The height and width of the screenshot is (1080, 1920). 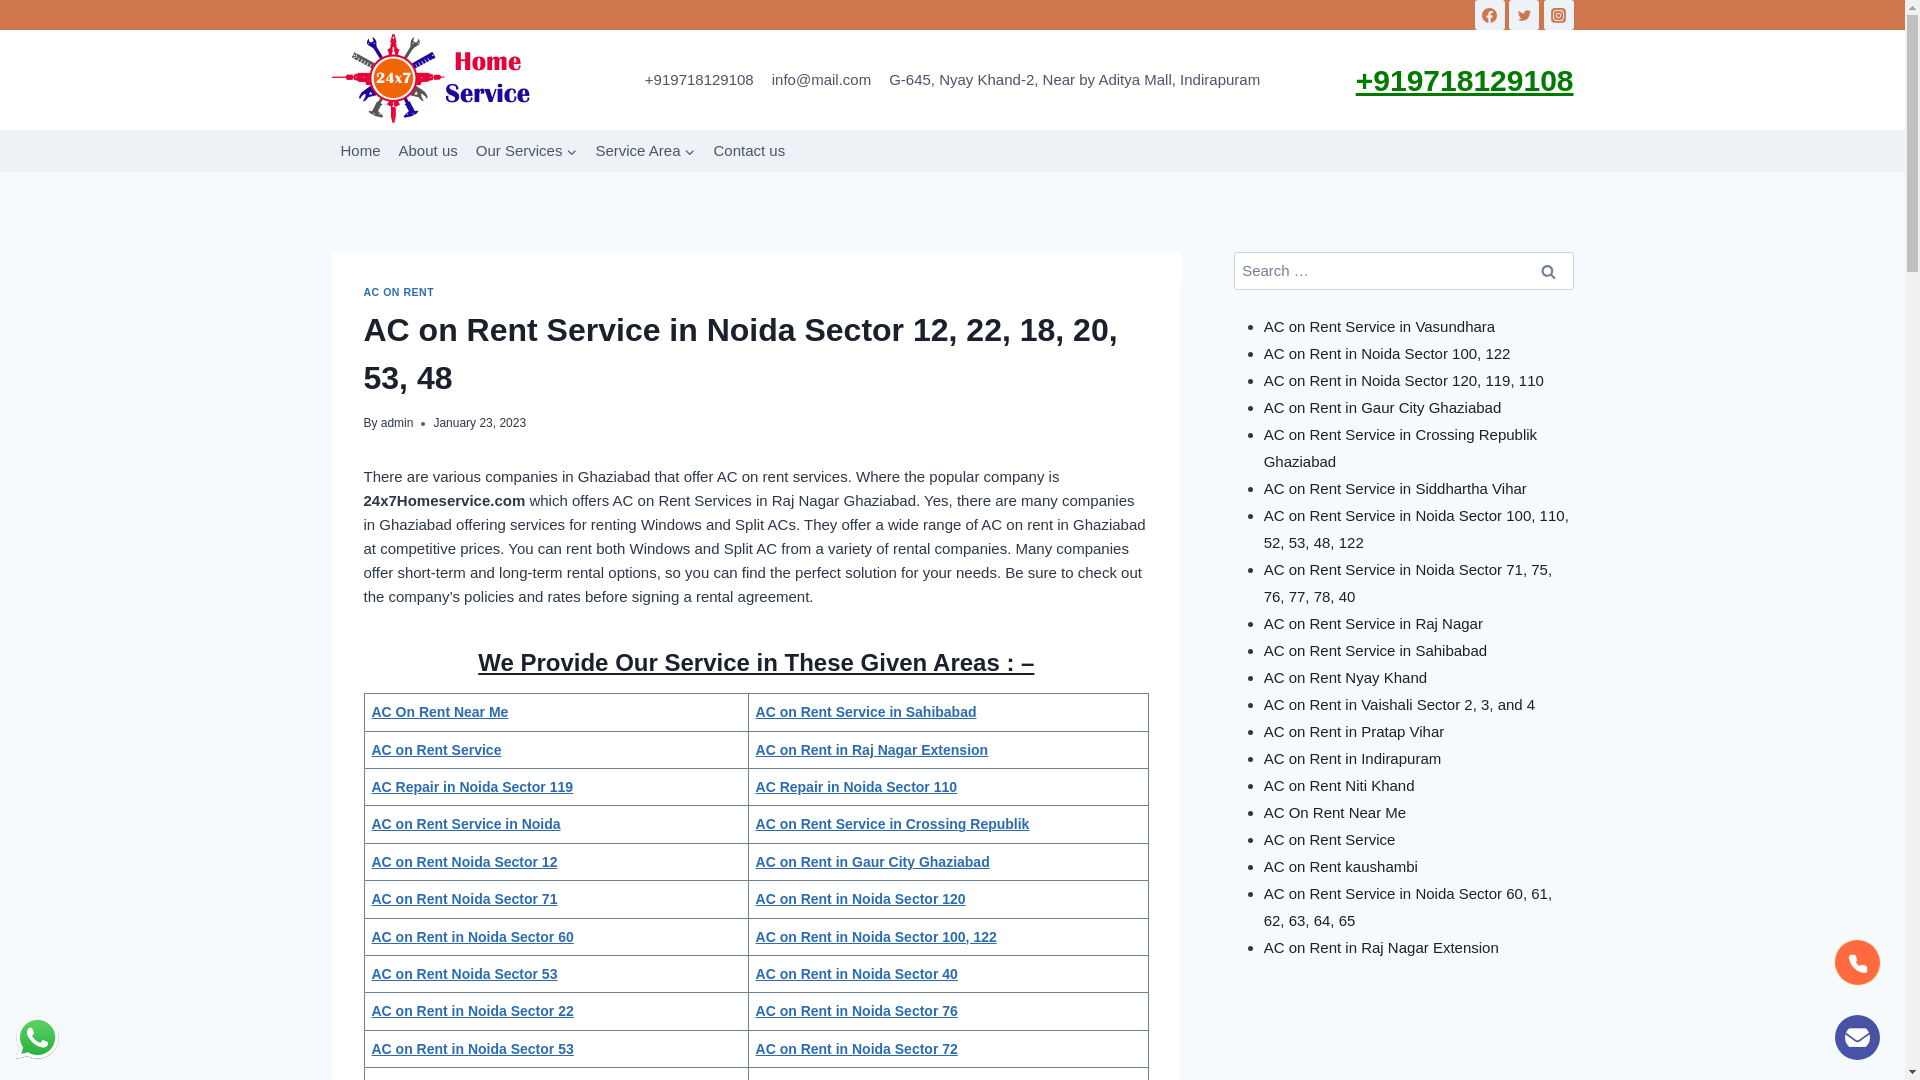 I want to click on 'AC on Rent in Noida Sector 120', so click(x=860, y=897).